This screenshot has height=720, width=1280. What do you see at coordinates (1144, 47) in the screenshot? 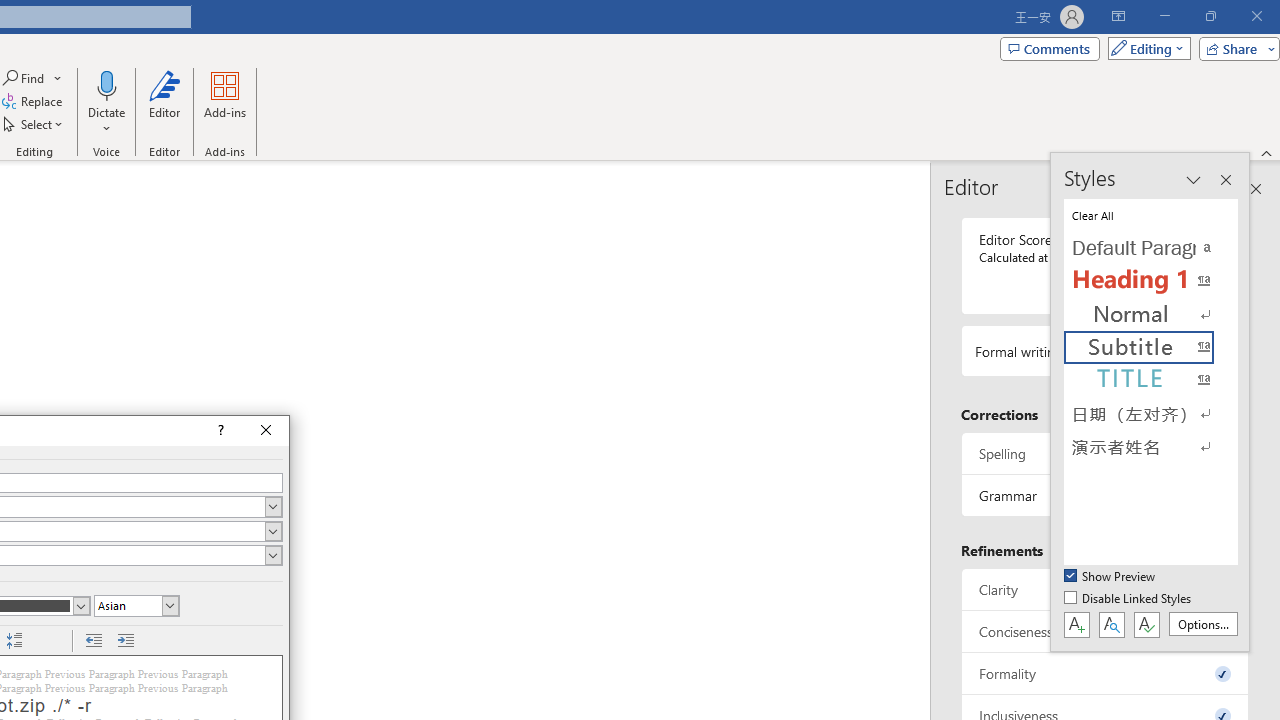
I see `'Editing'` at bounding box center [1144, 47].